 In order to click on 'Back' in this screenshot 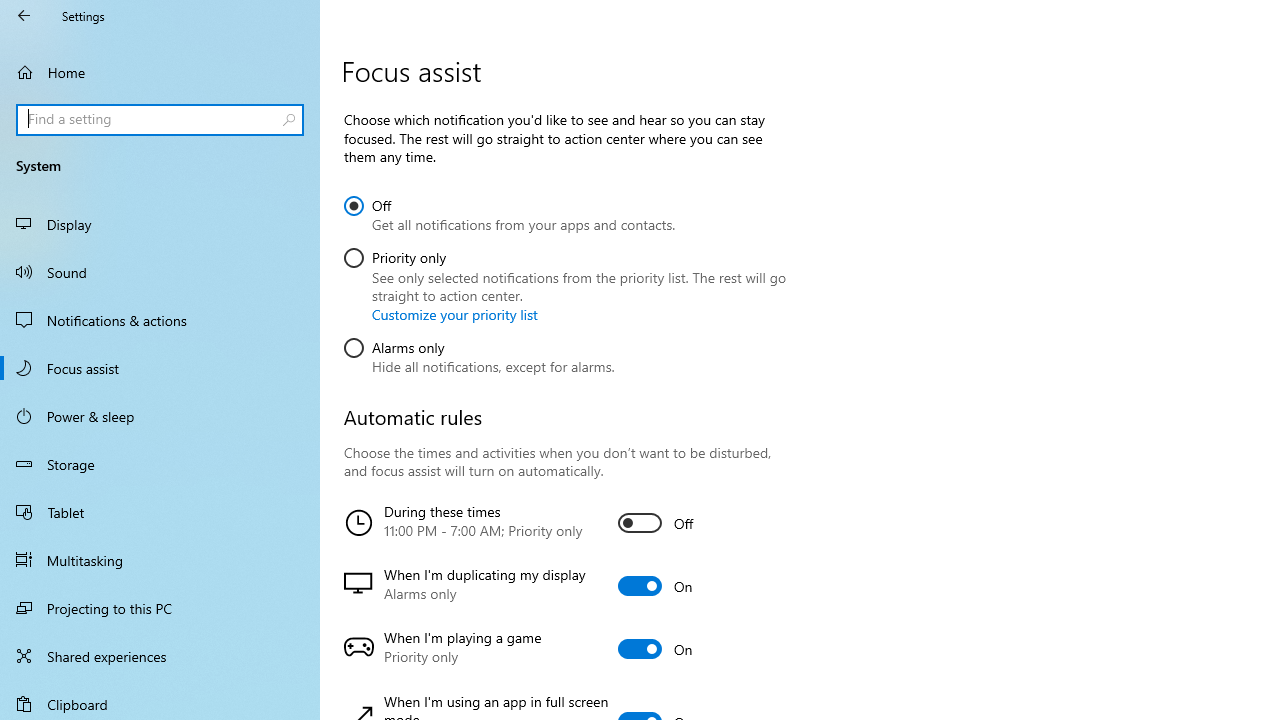, I will do `click(24, 15)`.